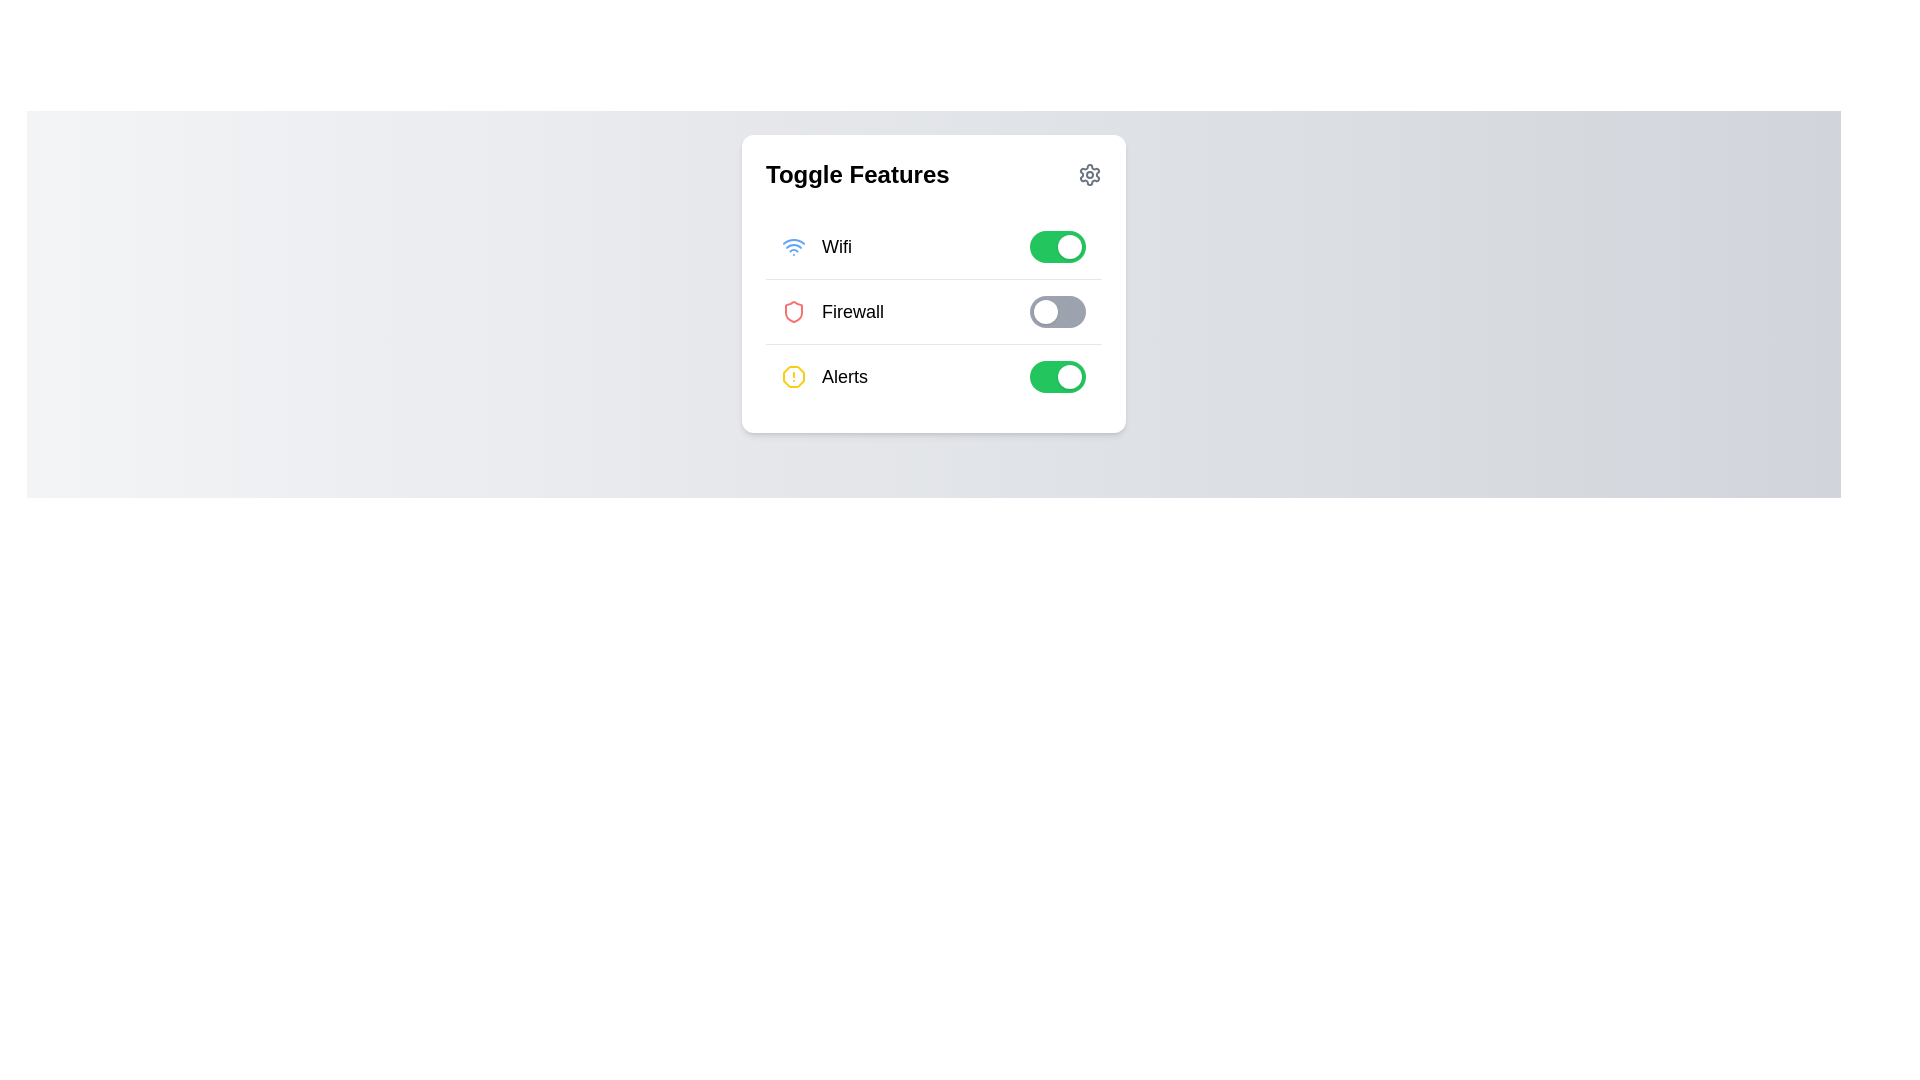  What do you see at coordinates (792, 312) in the screenshot?
I see `the 'Firewall' icon located in the second row of the vertically structured list, which symbolizes the Firewall feature` at bounding box center [792, 312].